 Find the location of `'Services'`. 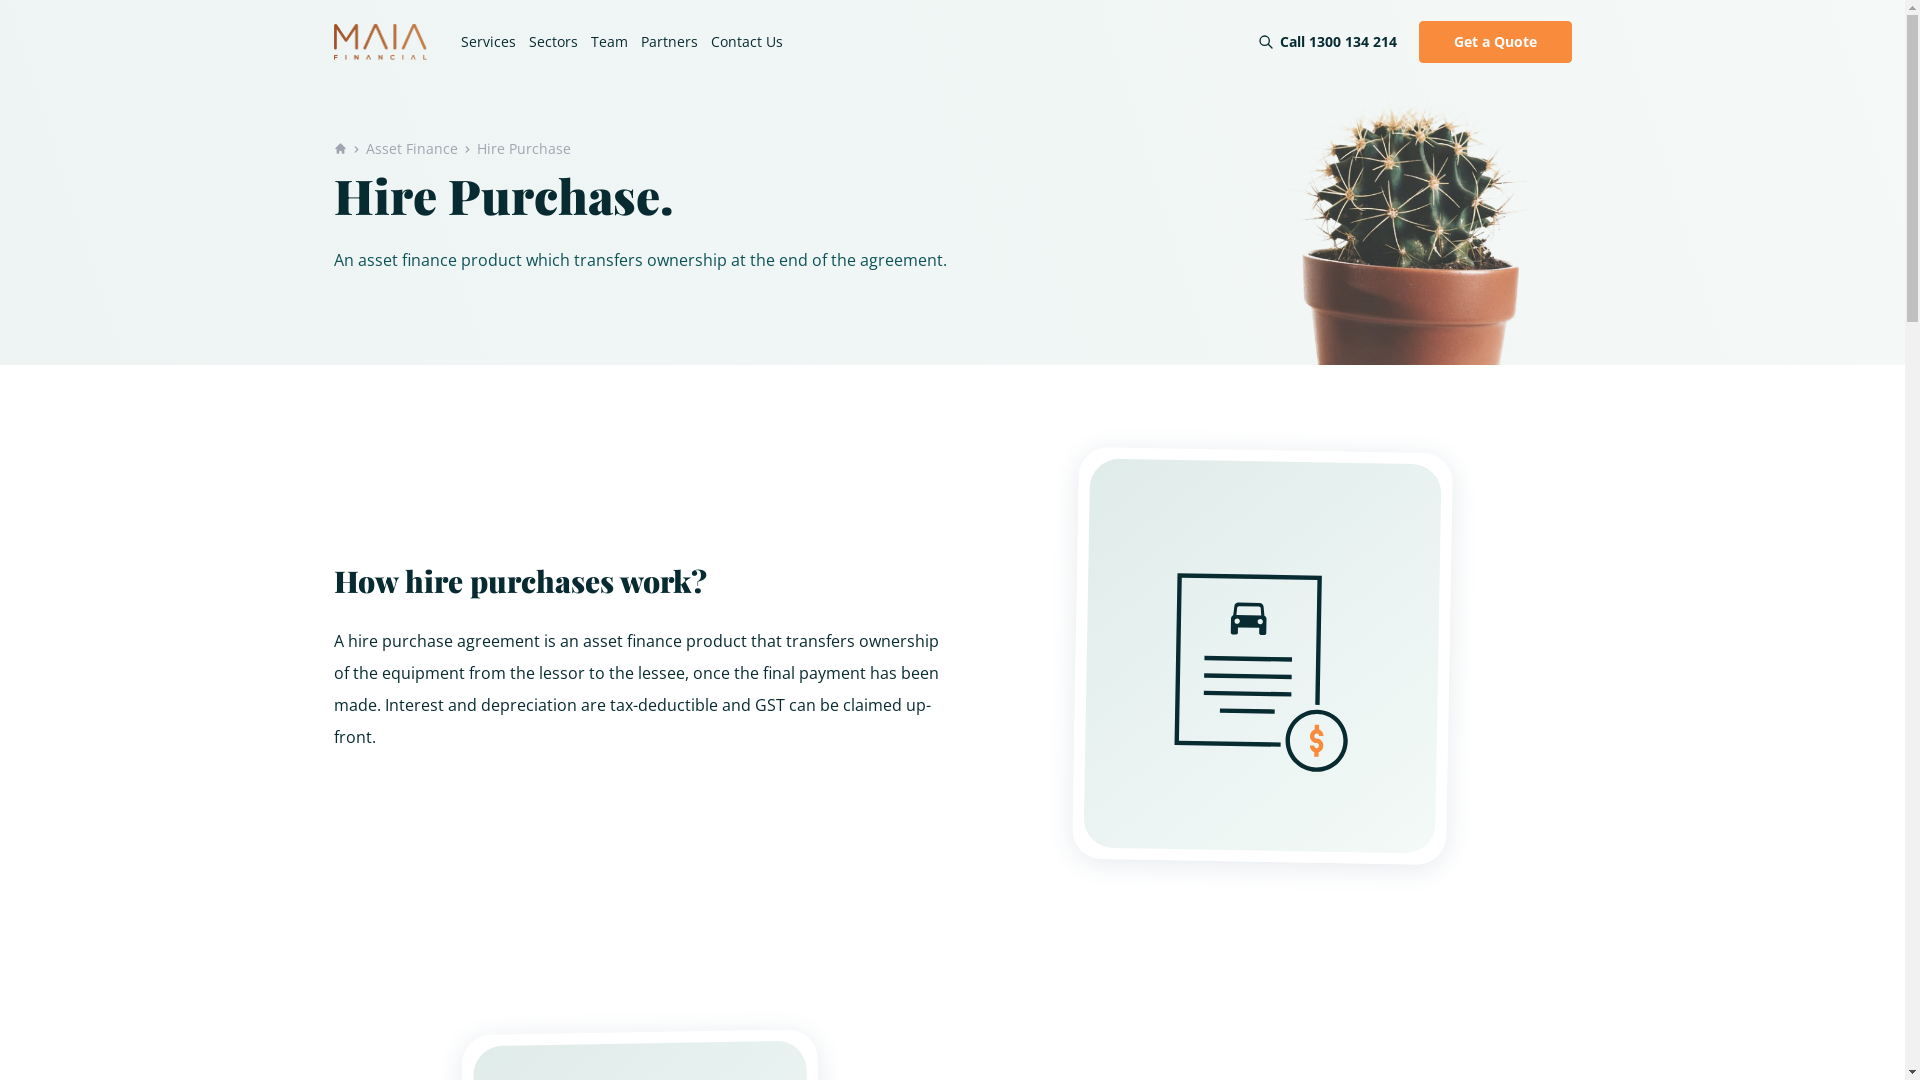

'Services' is located at coordinates (487, 41).